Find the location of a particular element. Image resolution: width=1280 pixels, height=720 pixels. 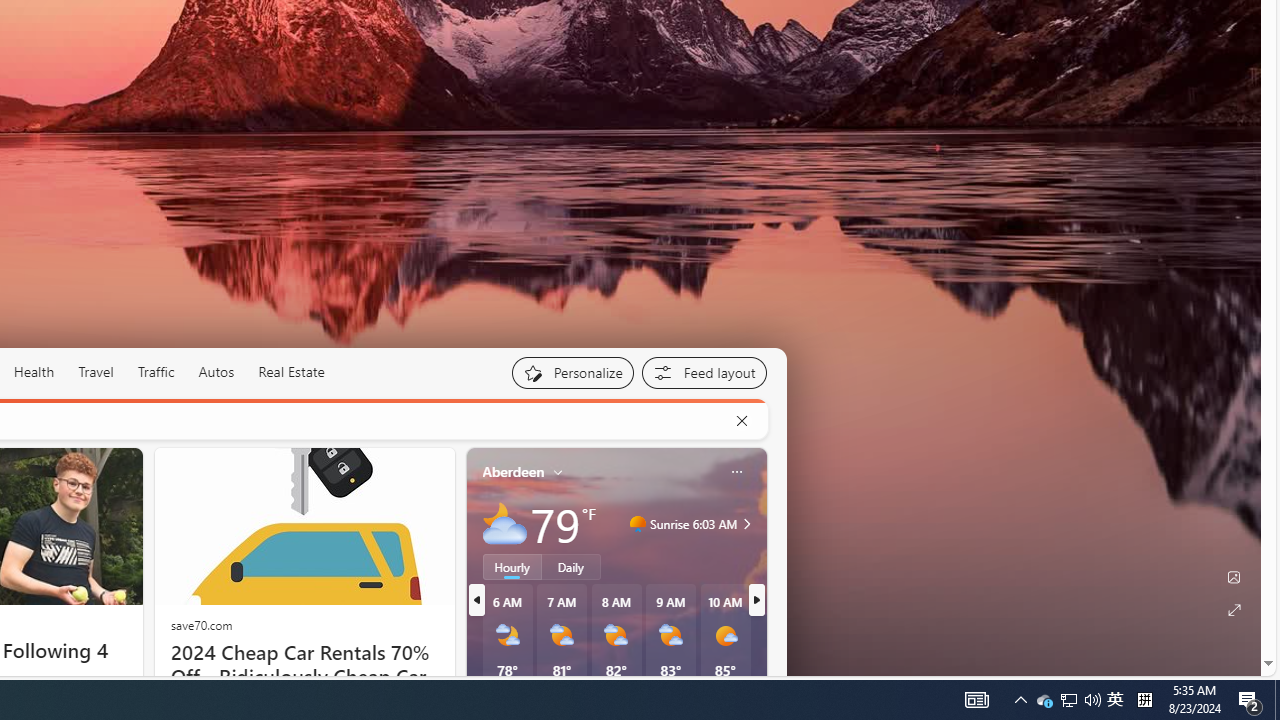

'Edit Background' is located at coordinates (1232, 577).